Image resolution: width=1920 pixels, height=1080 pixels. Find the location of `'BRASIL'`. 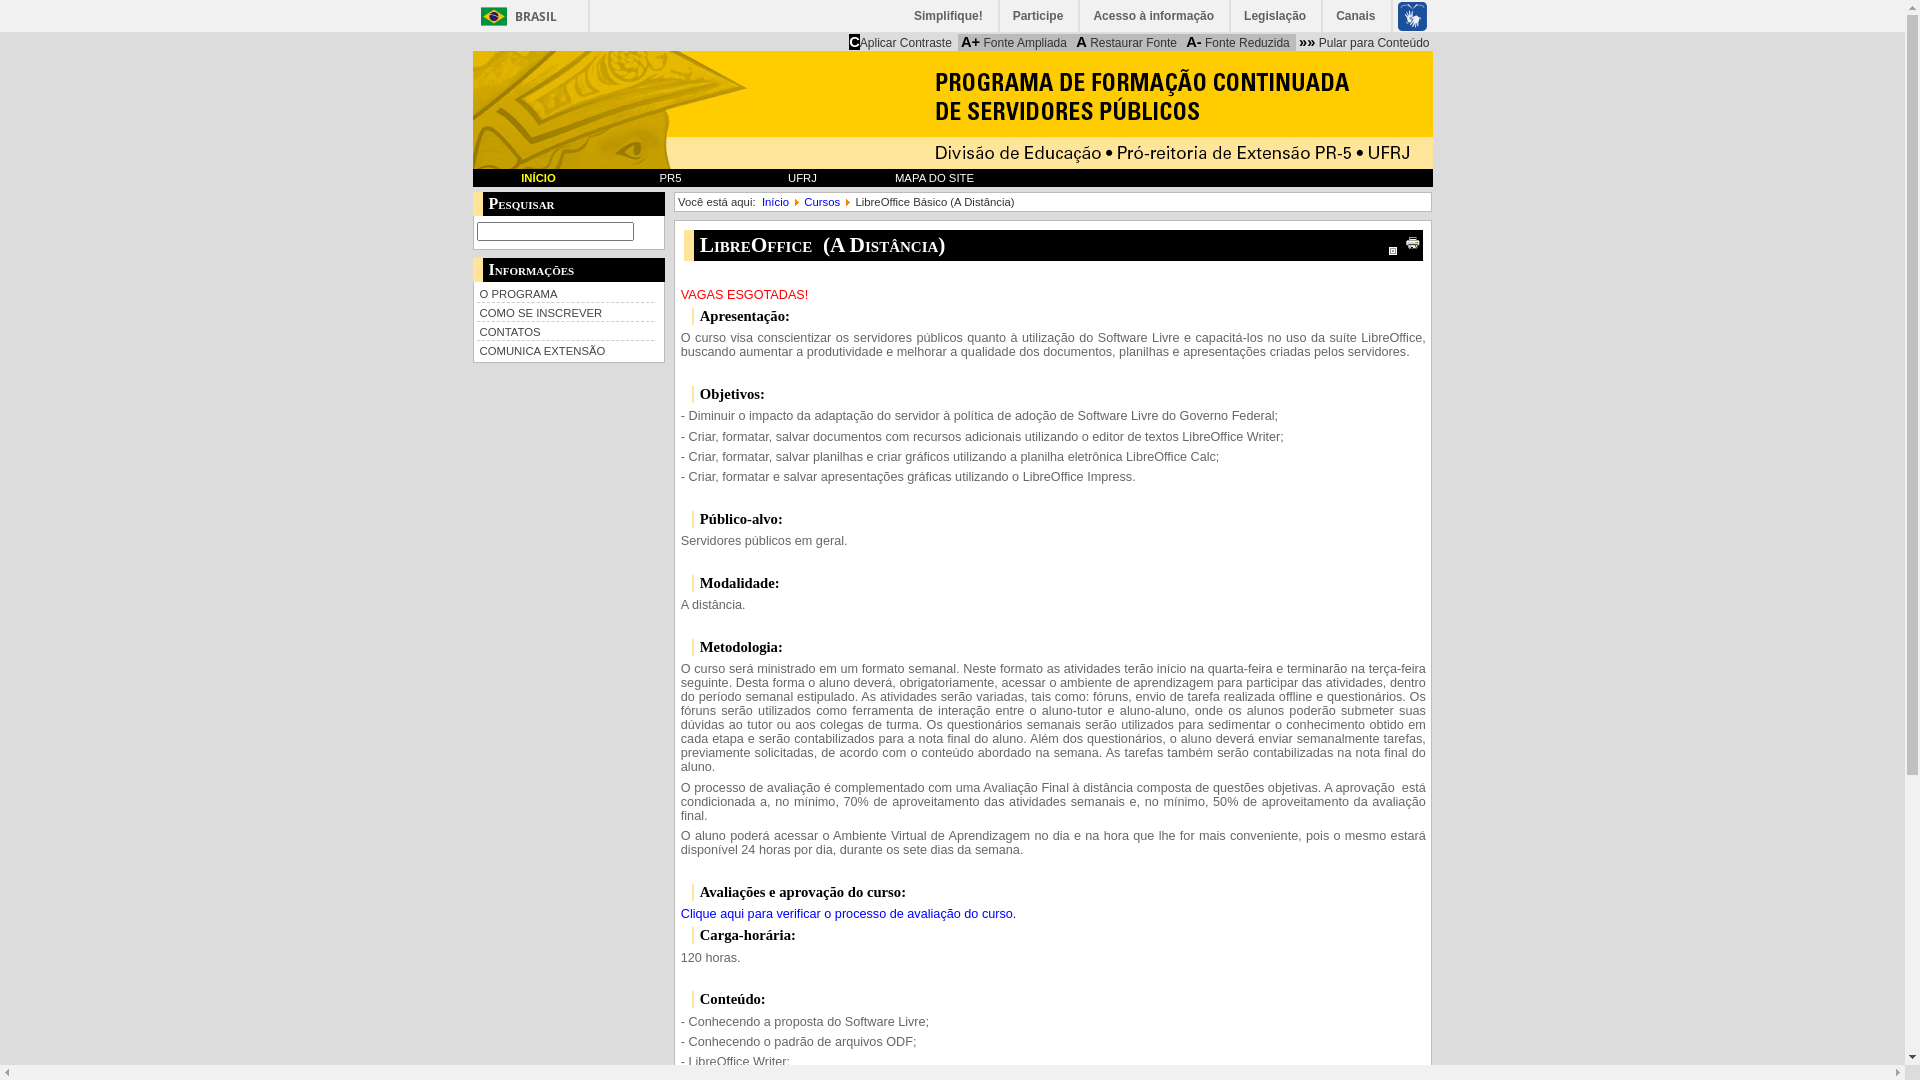

'BRASIL' is located at coordinates (514, 16).